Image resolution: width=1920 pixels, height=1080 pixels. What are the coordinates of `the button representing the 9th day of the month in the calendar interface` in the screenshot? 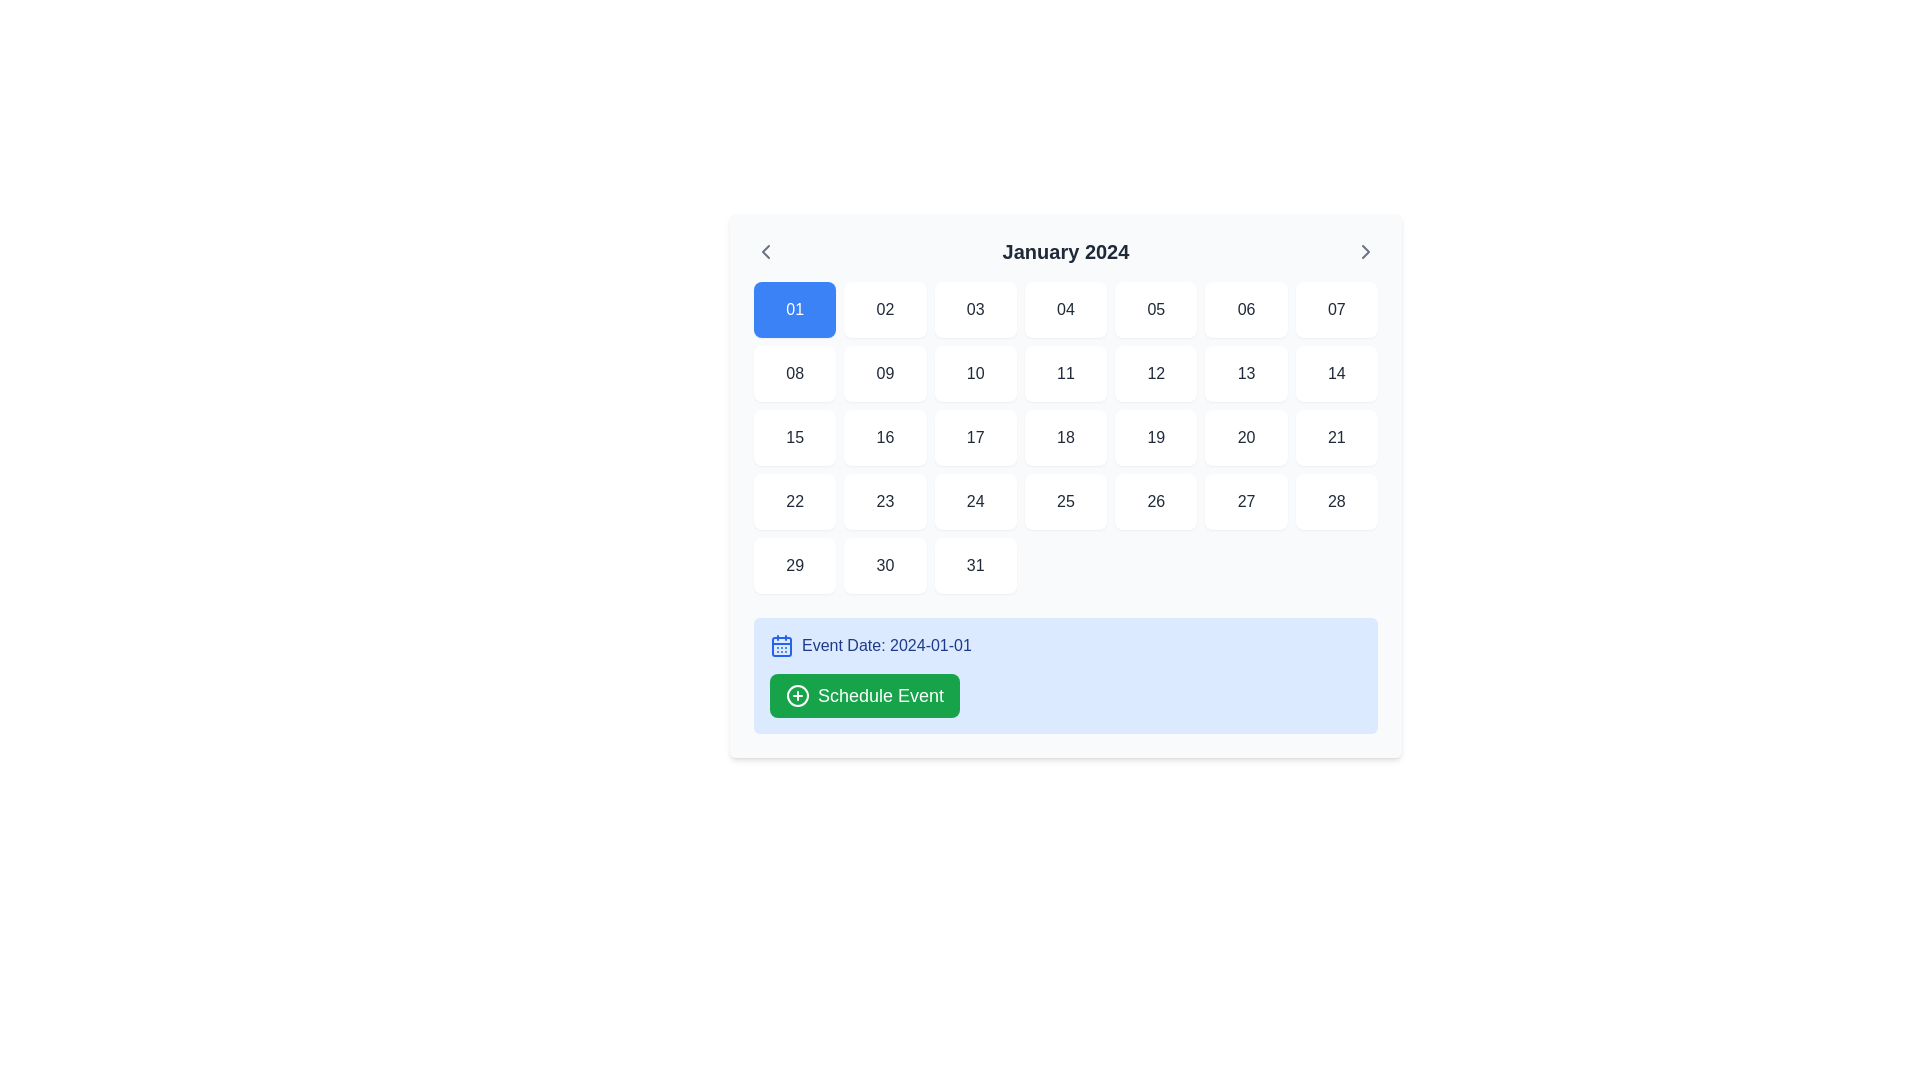 It's located at (884, 374).